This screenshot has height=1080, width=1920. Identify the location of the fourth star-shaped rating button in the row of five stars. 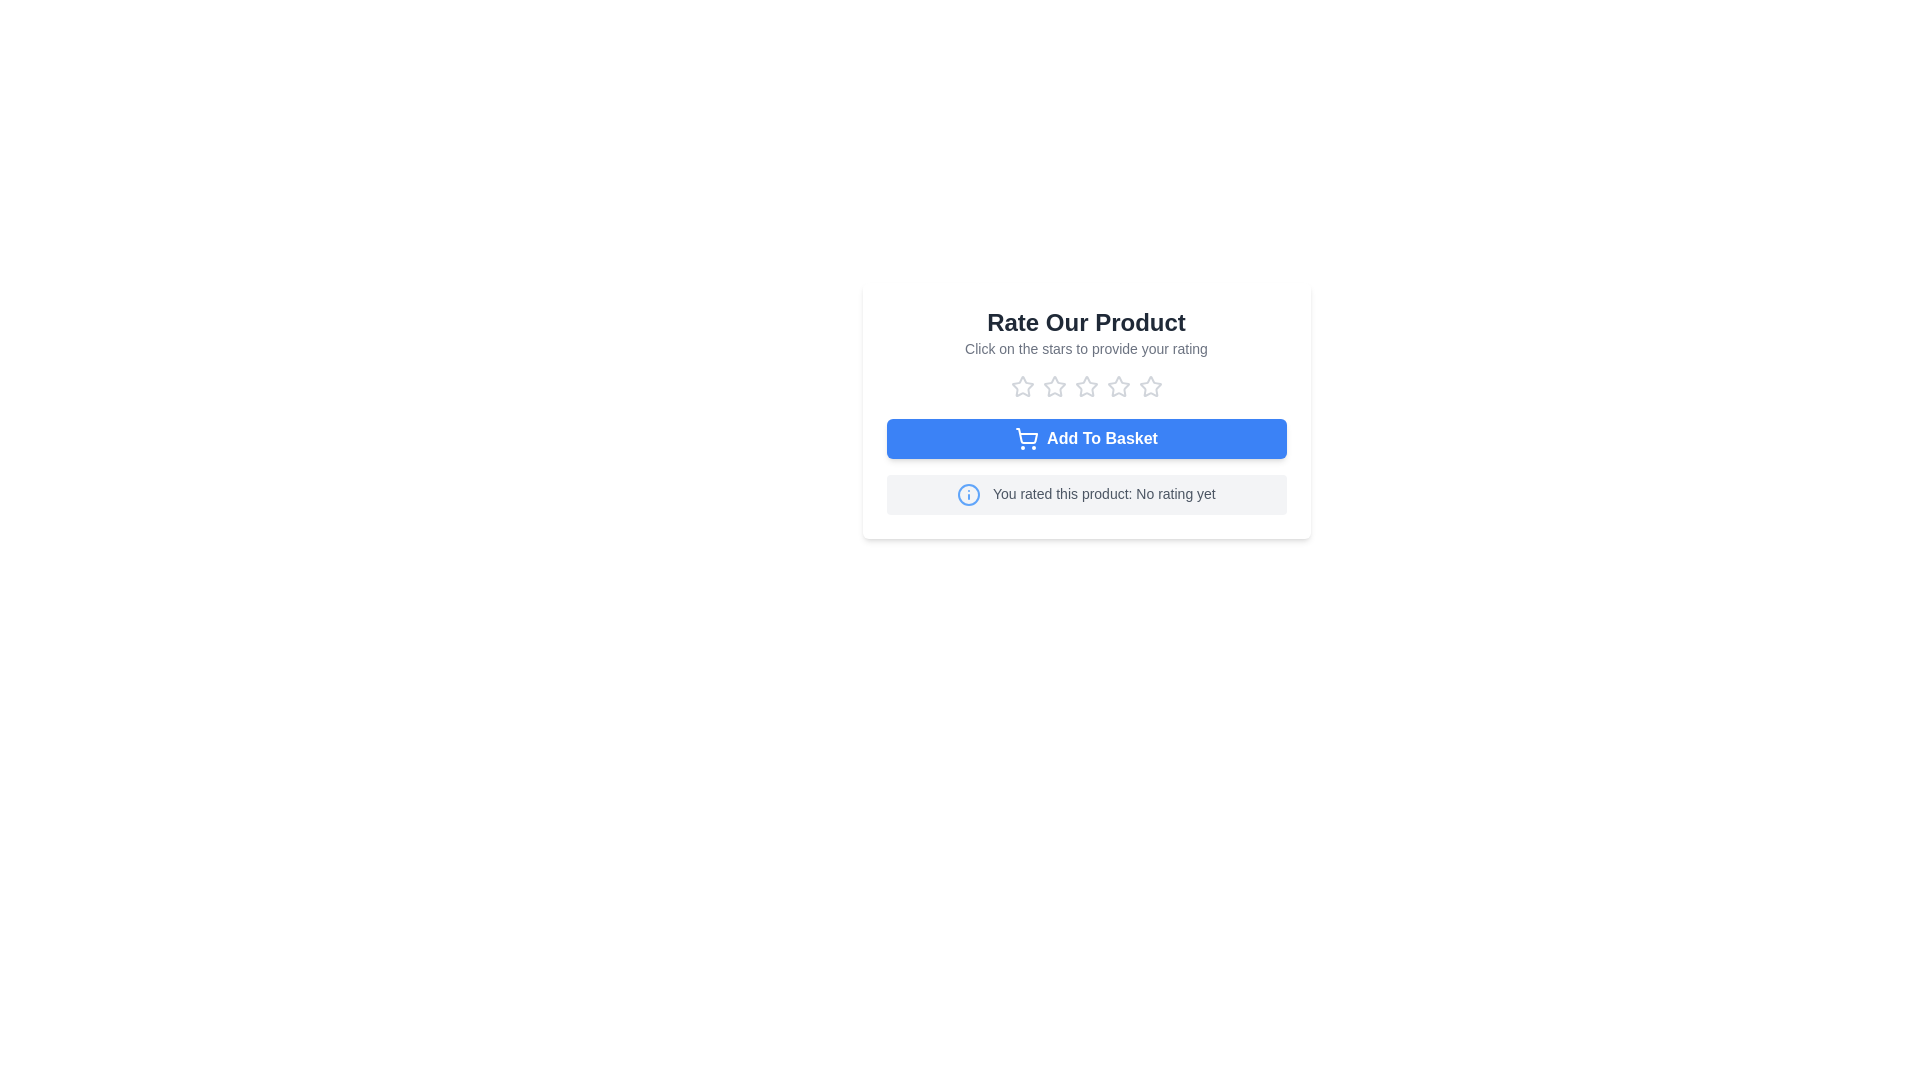
(1117, 386).